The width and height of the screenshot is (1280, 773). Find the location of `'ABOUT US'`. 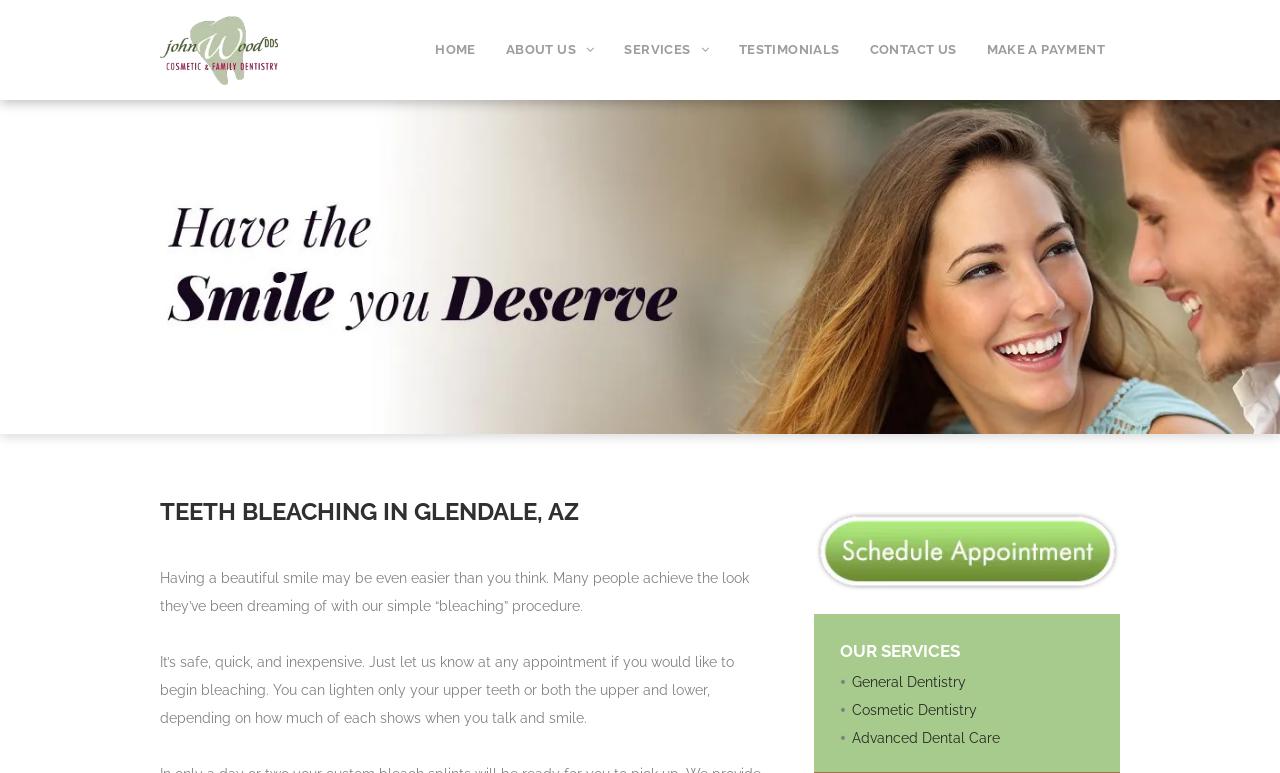

'ABOUT US' is located at coordinates (540, 48).